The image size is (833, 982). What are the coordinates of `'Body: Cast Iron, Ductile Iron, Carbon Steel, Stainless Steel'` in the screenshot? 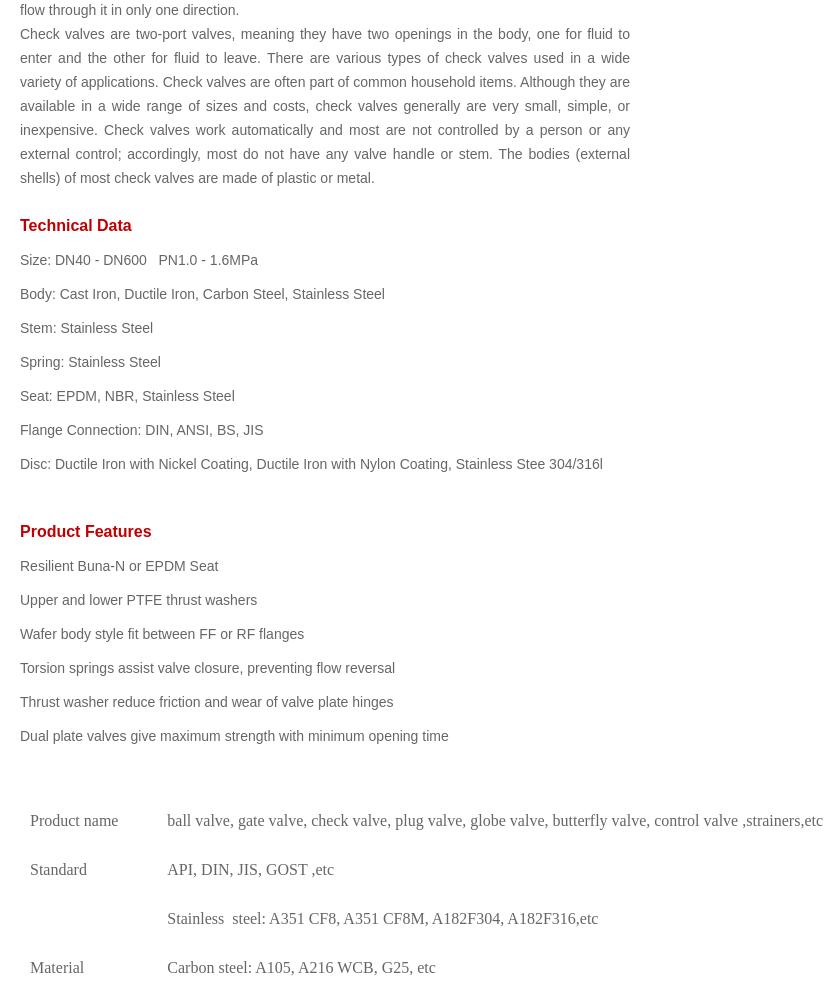 It's located at (201, 294).